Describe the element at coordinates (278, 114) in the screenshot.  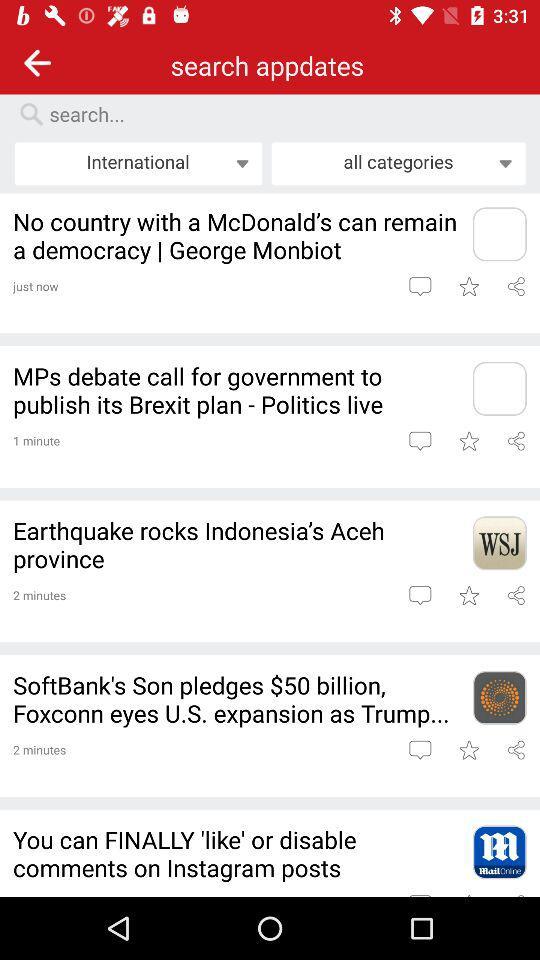
I see `search appdates` at that location.